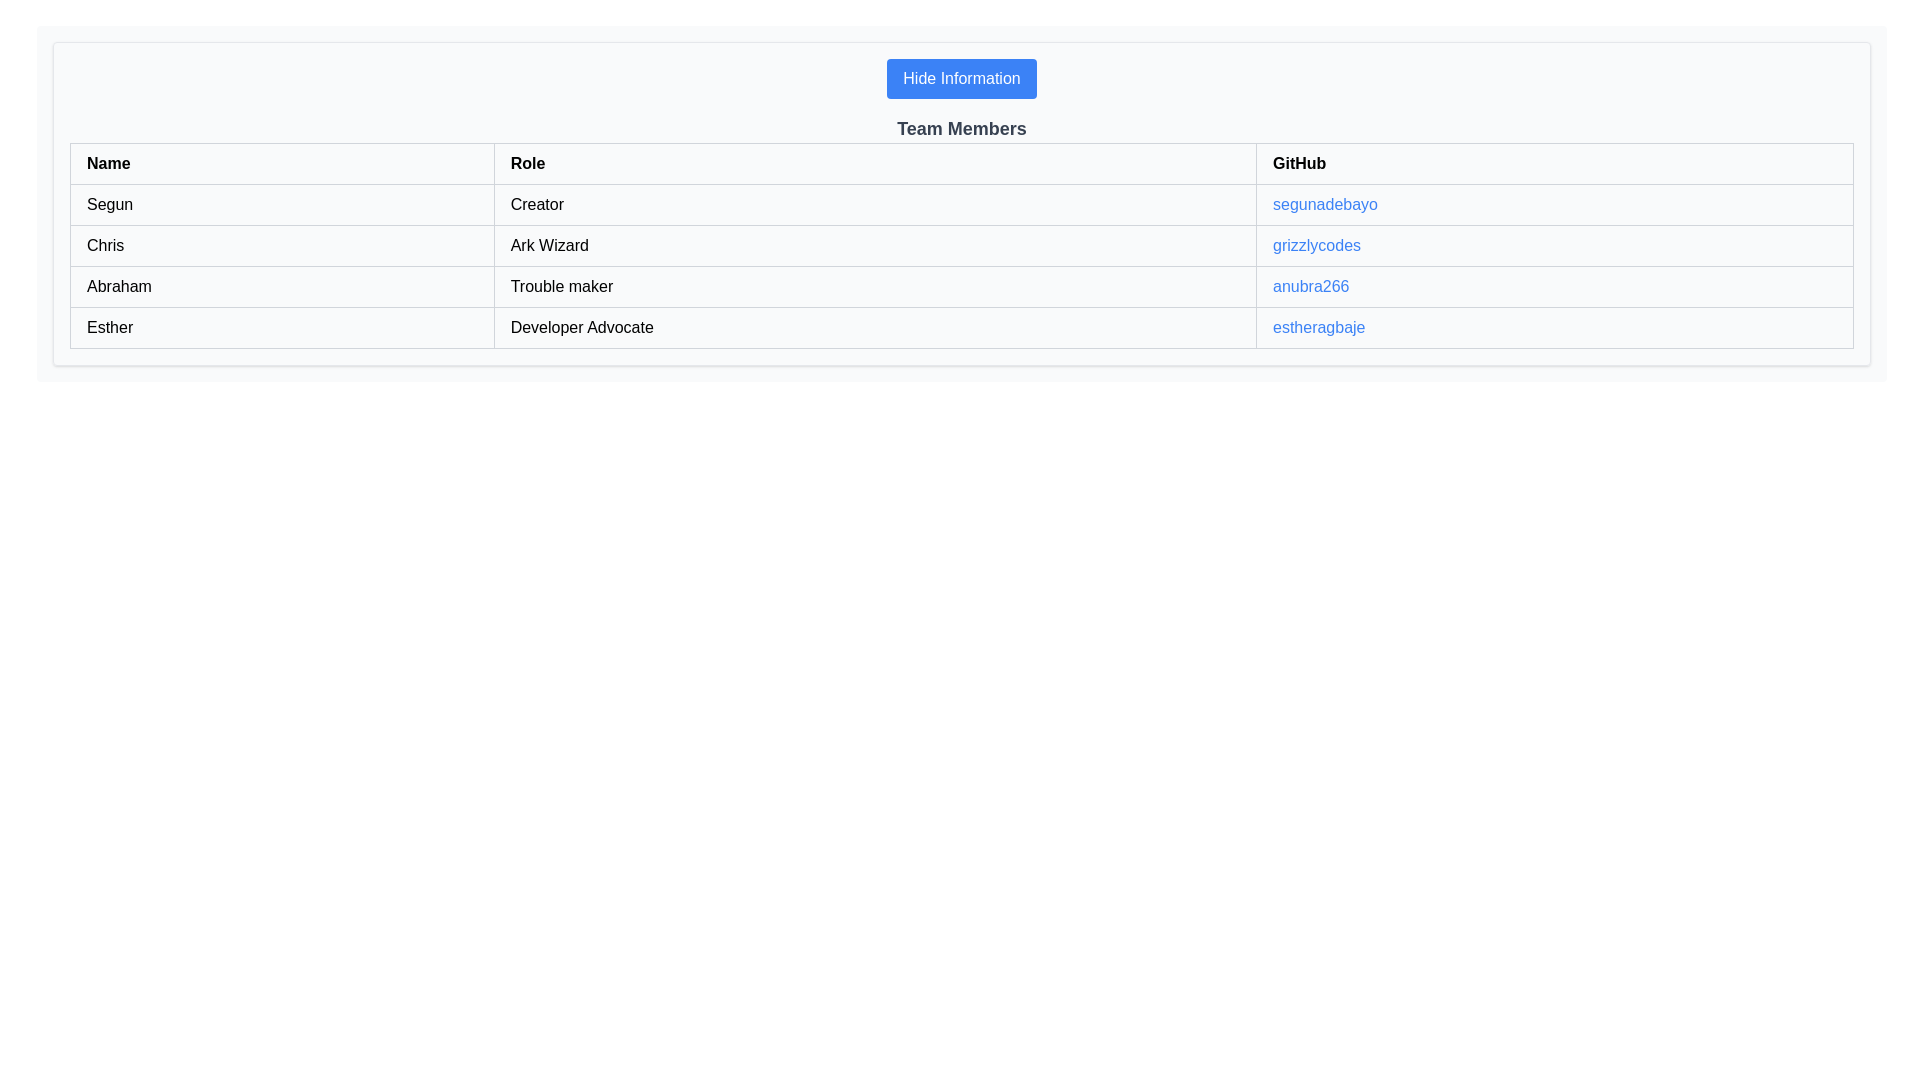 This screenshot has height=1080, width=1920. Describe the element at coordinates (961, 245) in the screenshot. I see `the hyperlink 'grizzlycodes' in the table row for the individual 'Chris', who is an 'Ark Wizard'` at that location.